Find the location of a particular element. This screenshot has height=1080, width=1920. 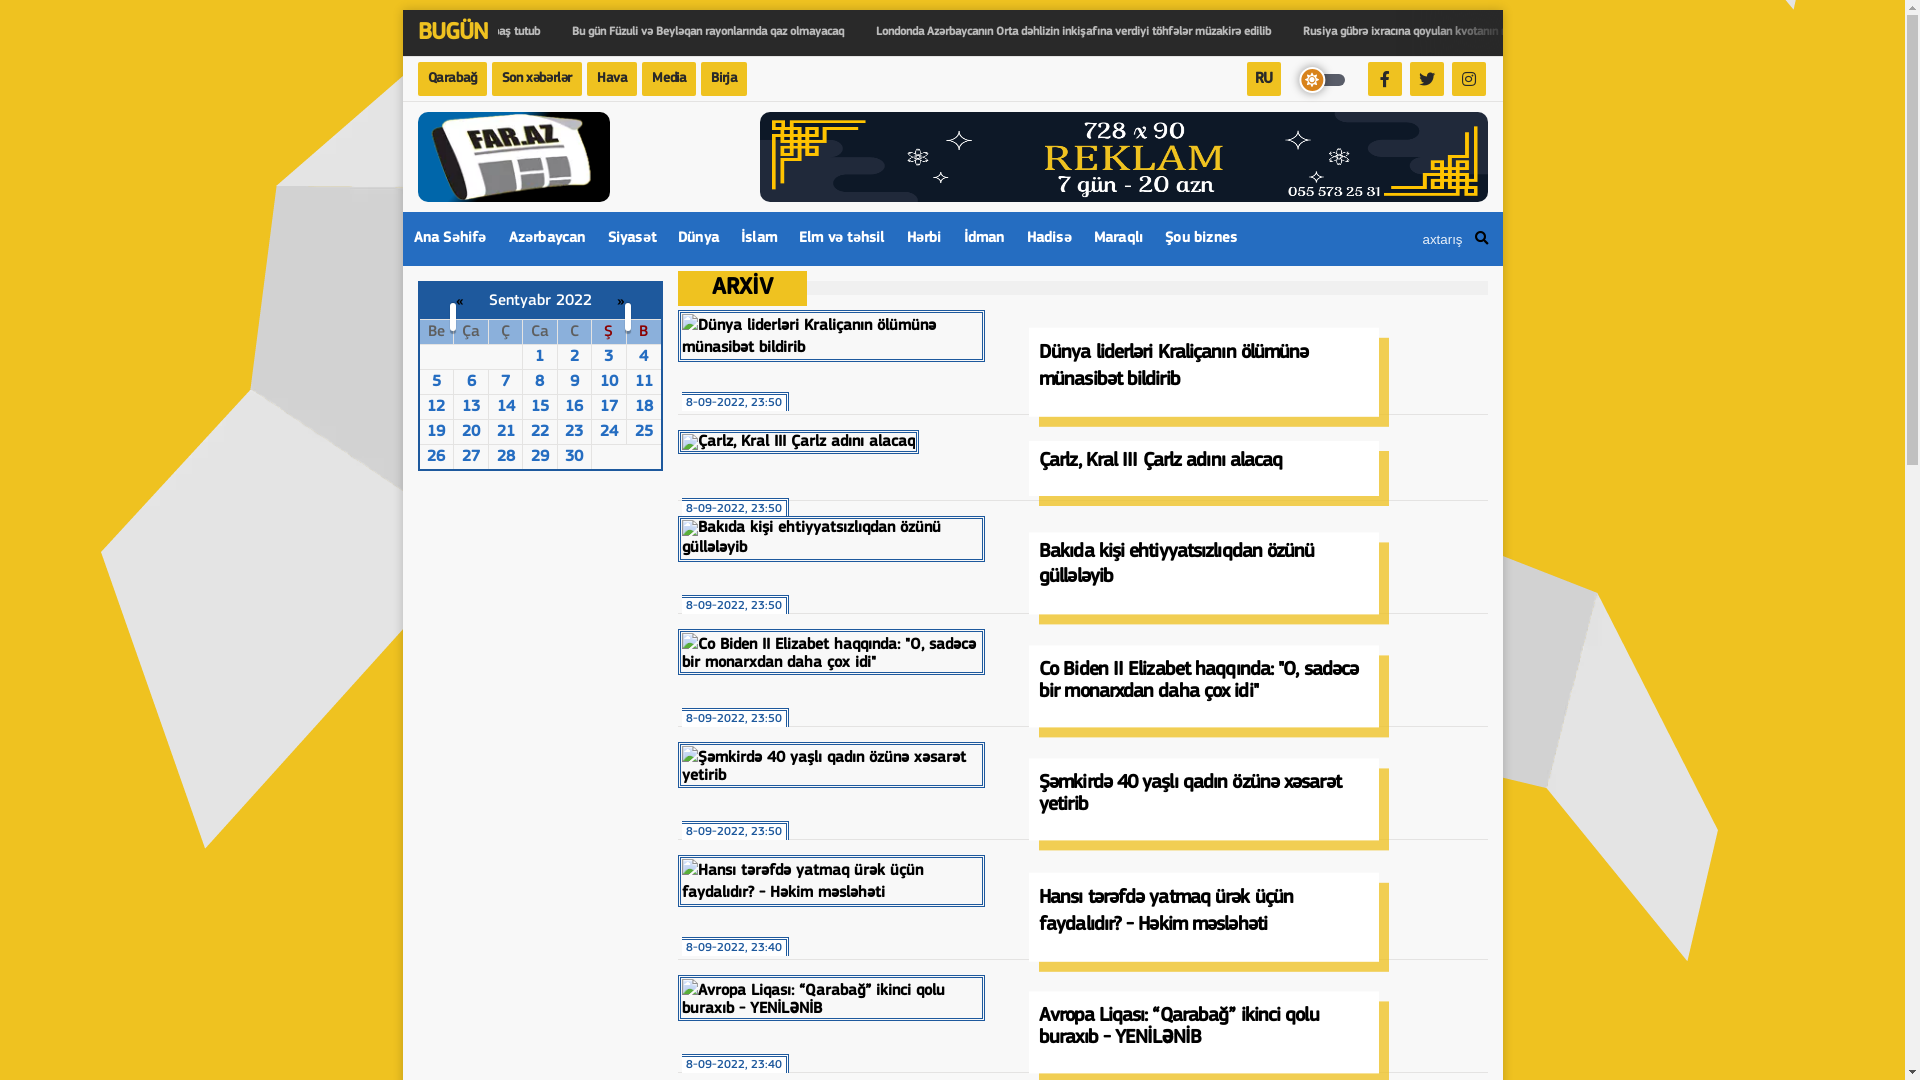

'Media' is located at coordinates (668, 77).